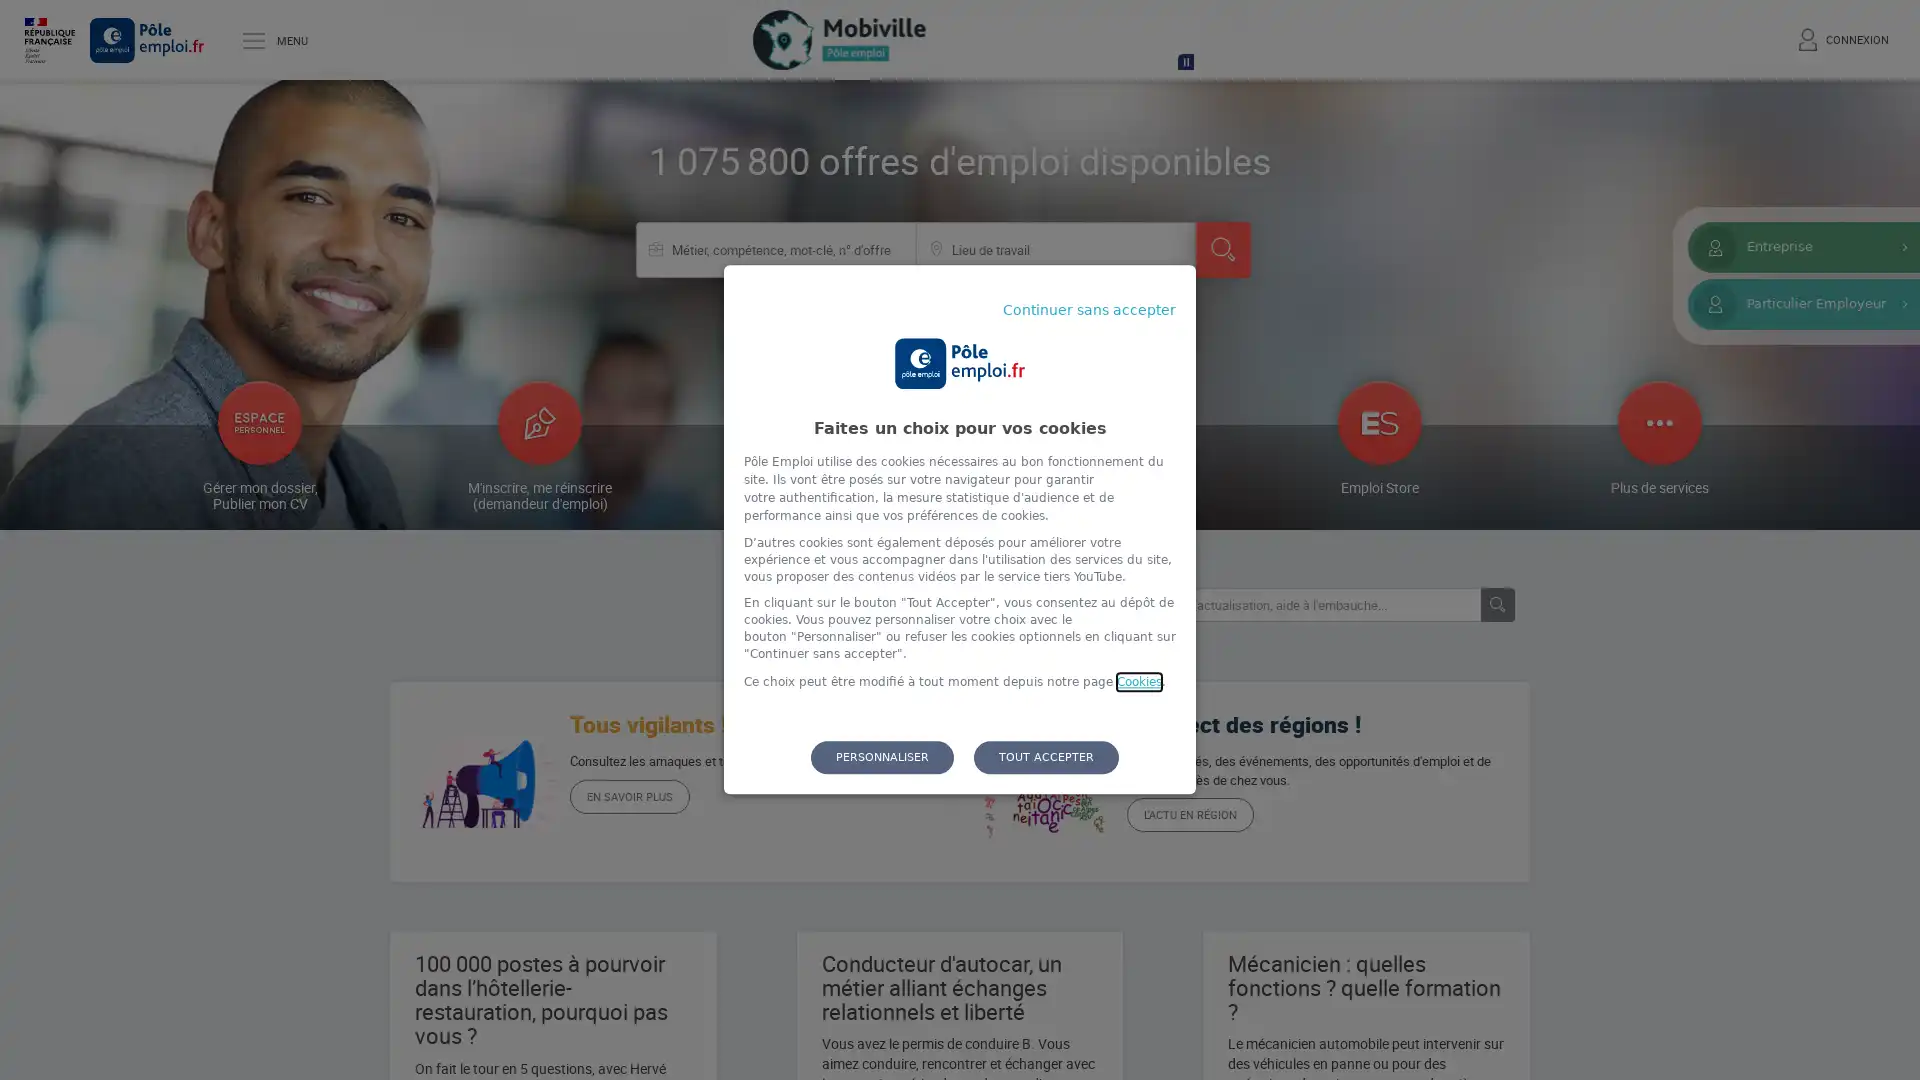 The height and width of the screenshot is (1080, 1920). I want to click on RECHERCHER UNE INFORMATION SUR POLE EMPLOI, so click(1497, 604).